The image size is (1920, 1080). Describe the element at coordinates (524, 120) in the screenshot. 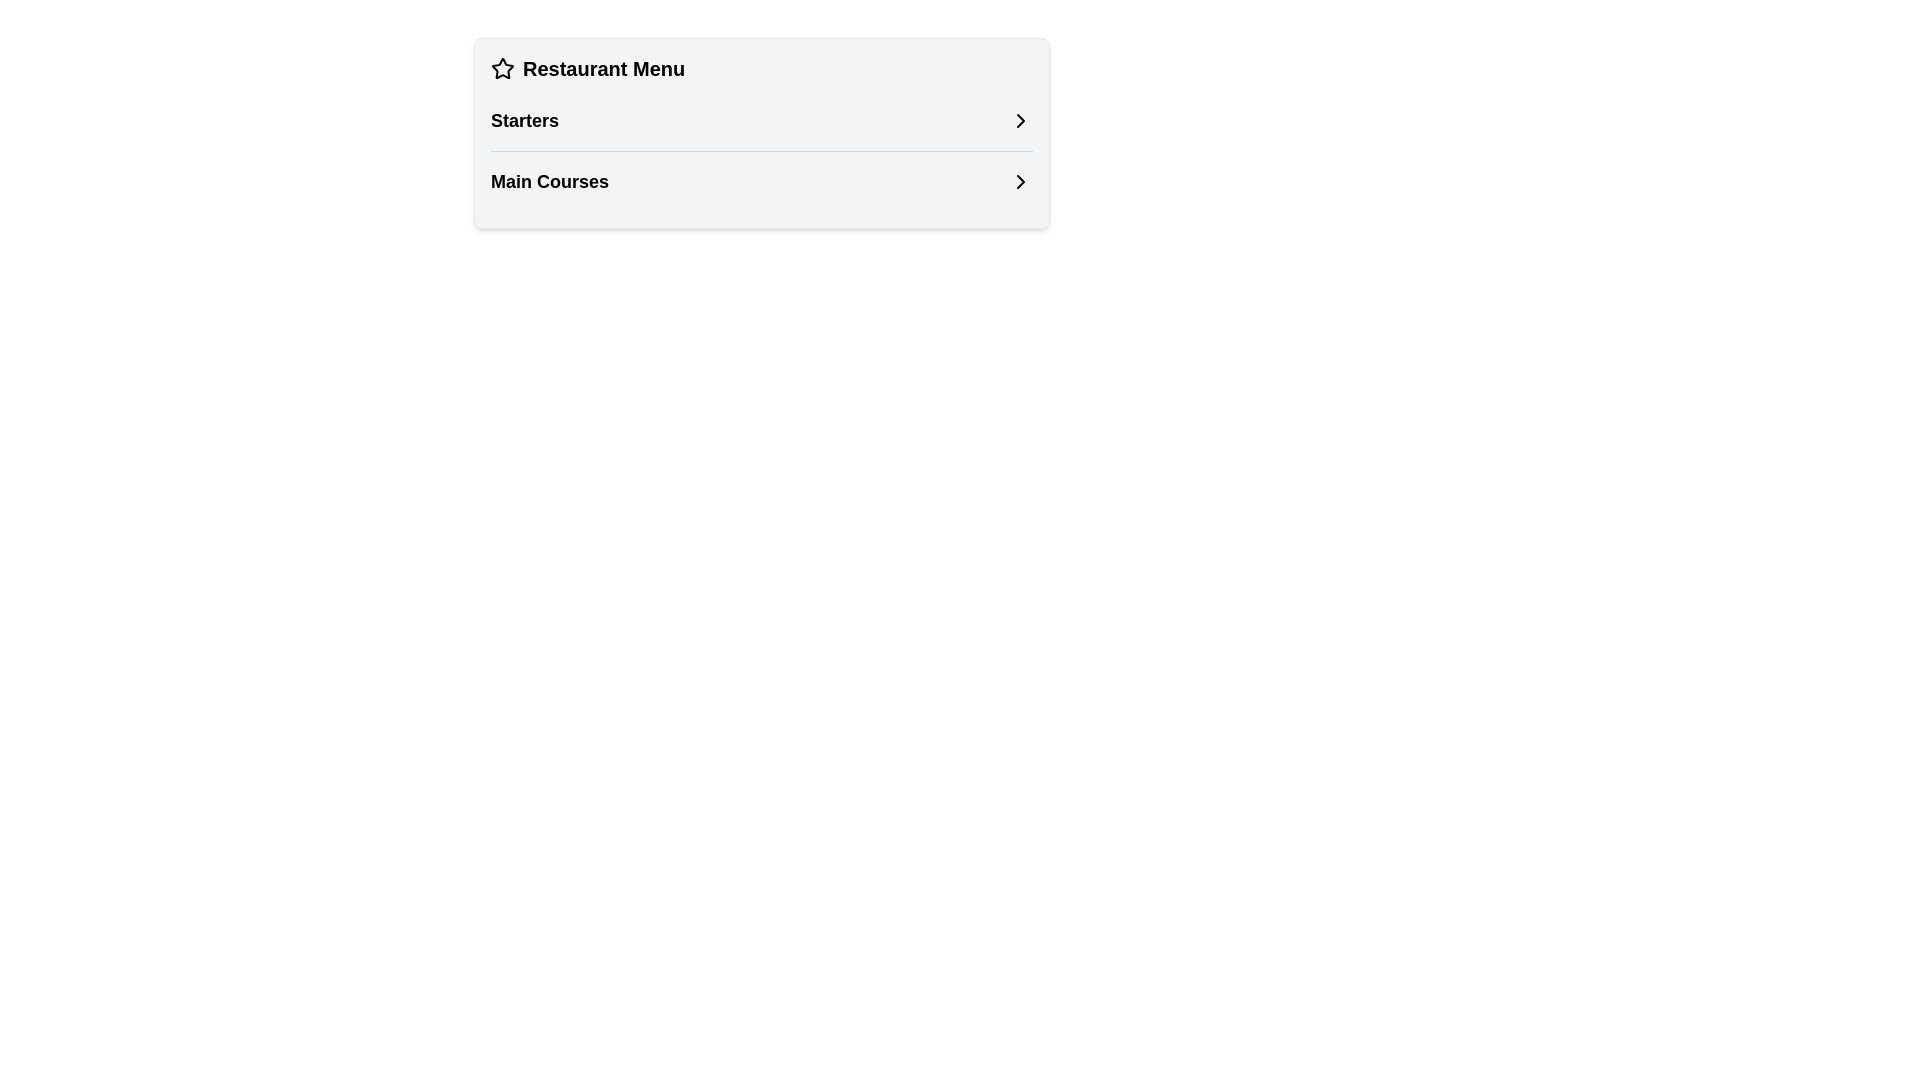

I see `the 'Starters' text link located below 'Restaurant Menu' and above 'Main Courses'` at that location.